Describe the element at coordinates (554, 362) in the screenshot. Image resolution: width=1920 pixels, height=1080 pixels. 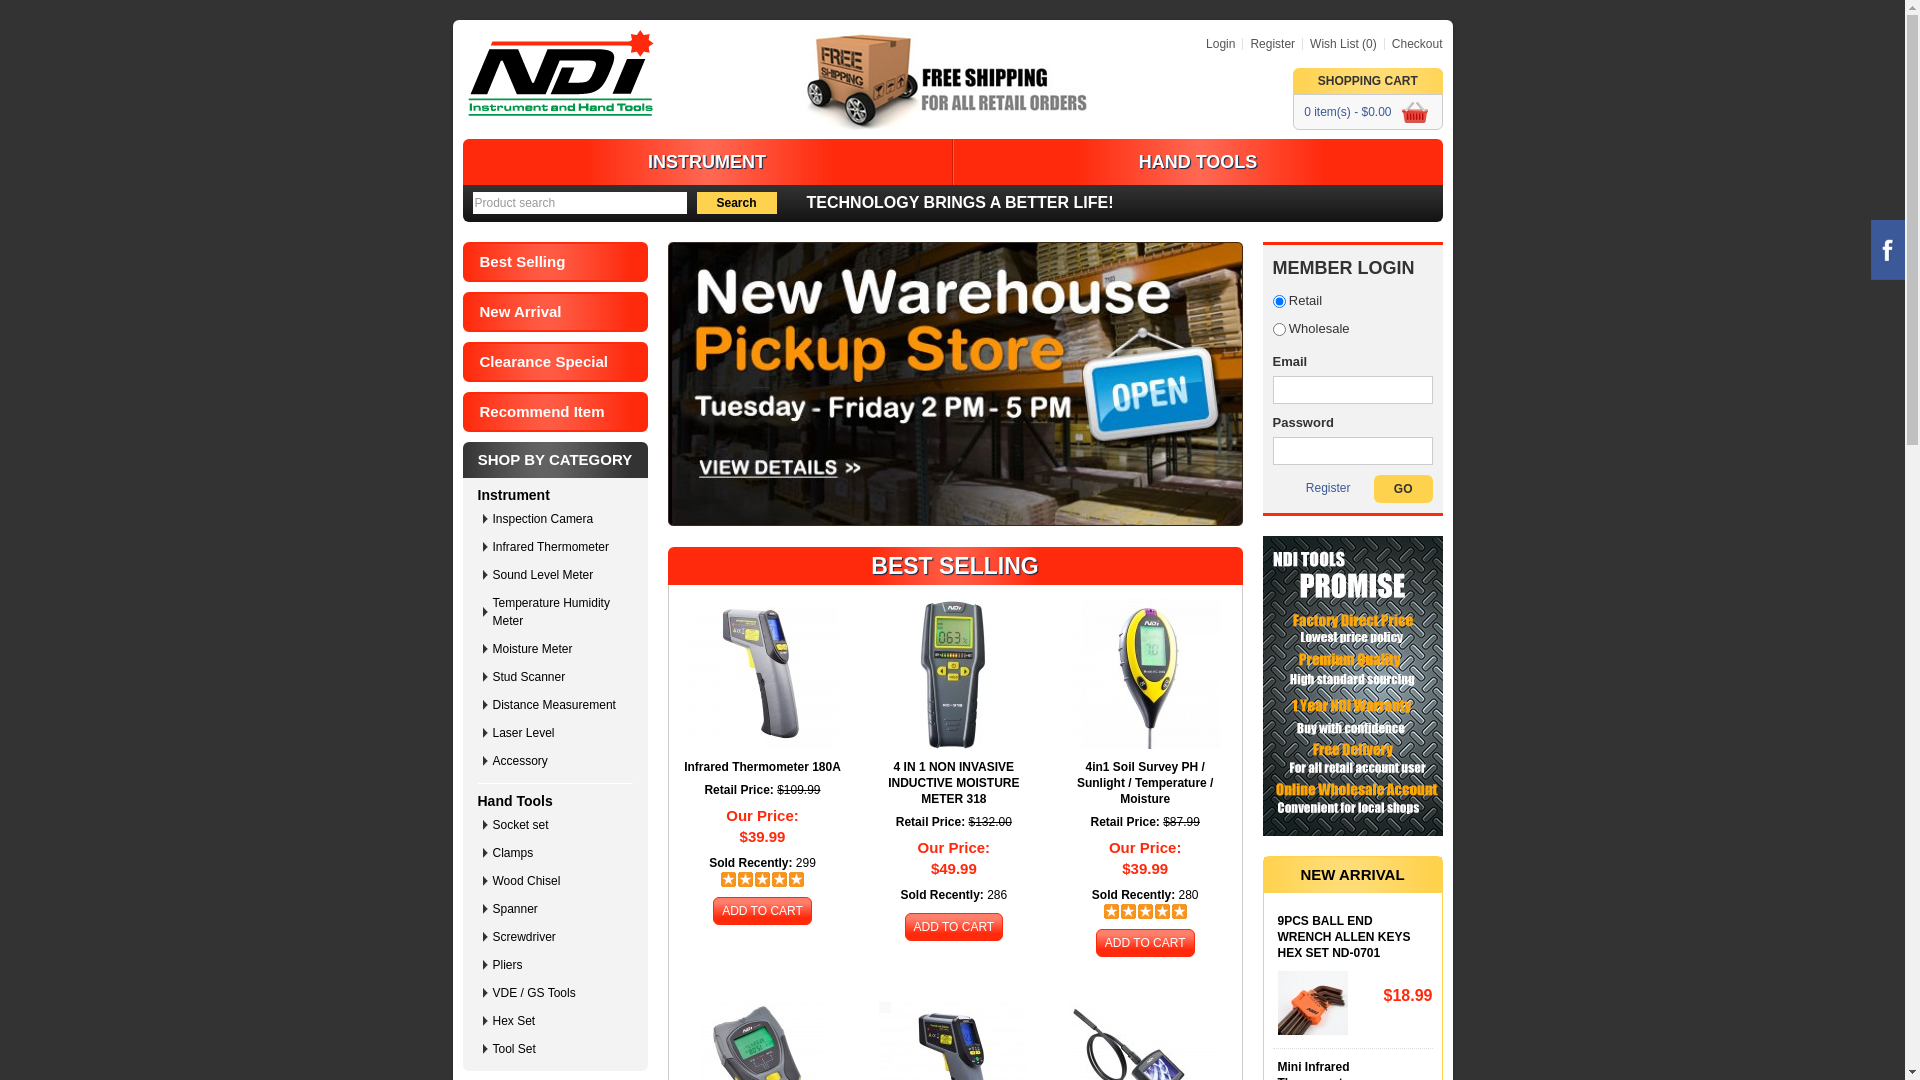
I see `'Clearance Special'` at that location.